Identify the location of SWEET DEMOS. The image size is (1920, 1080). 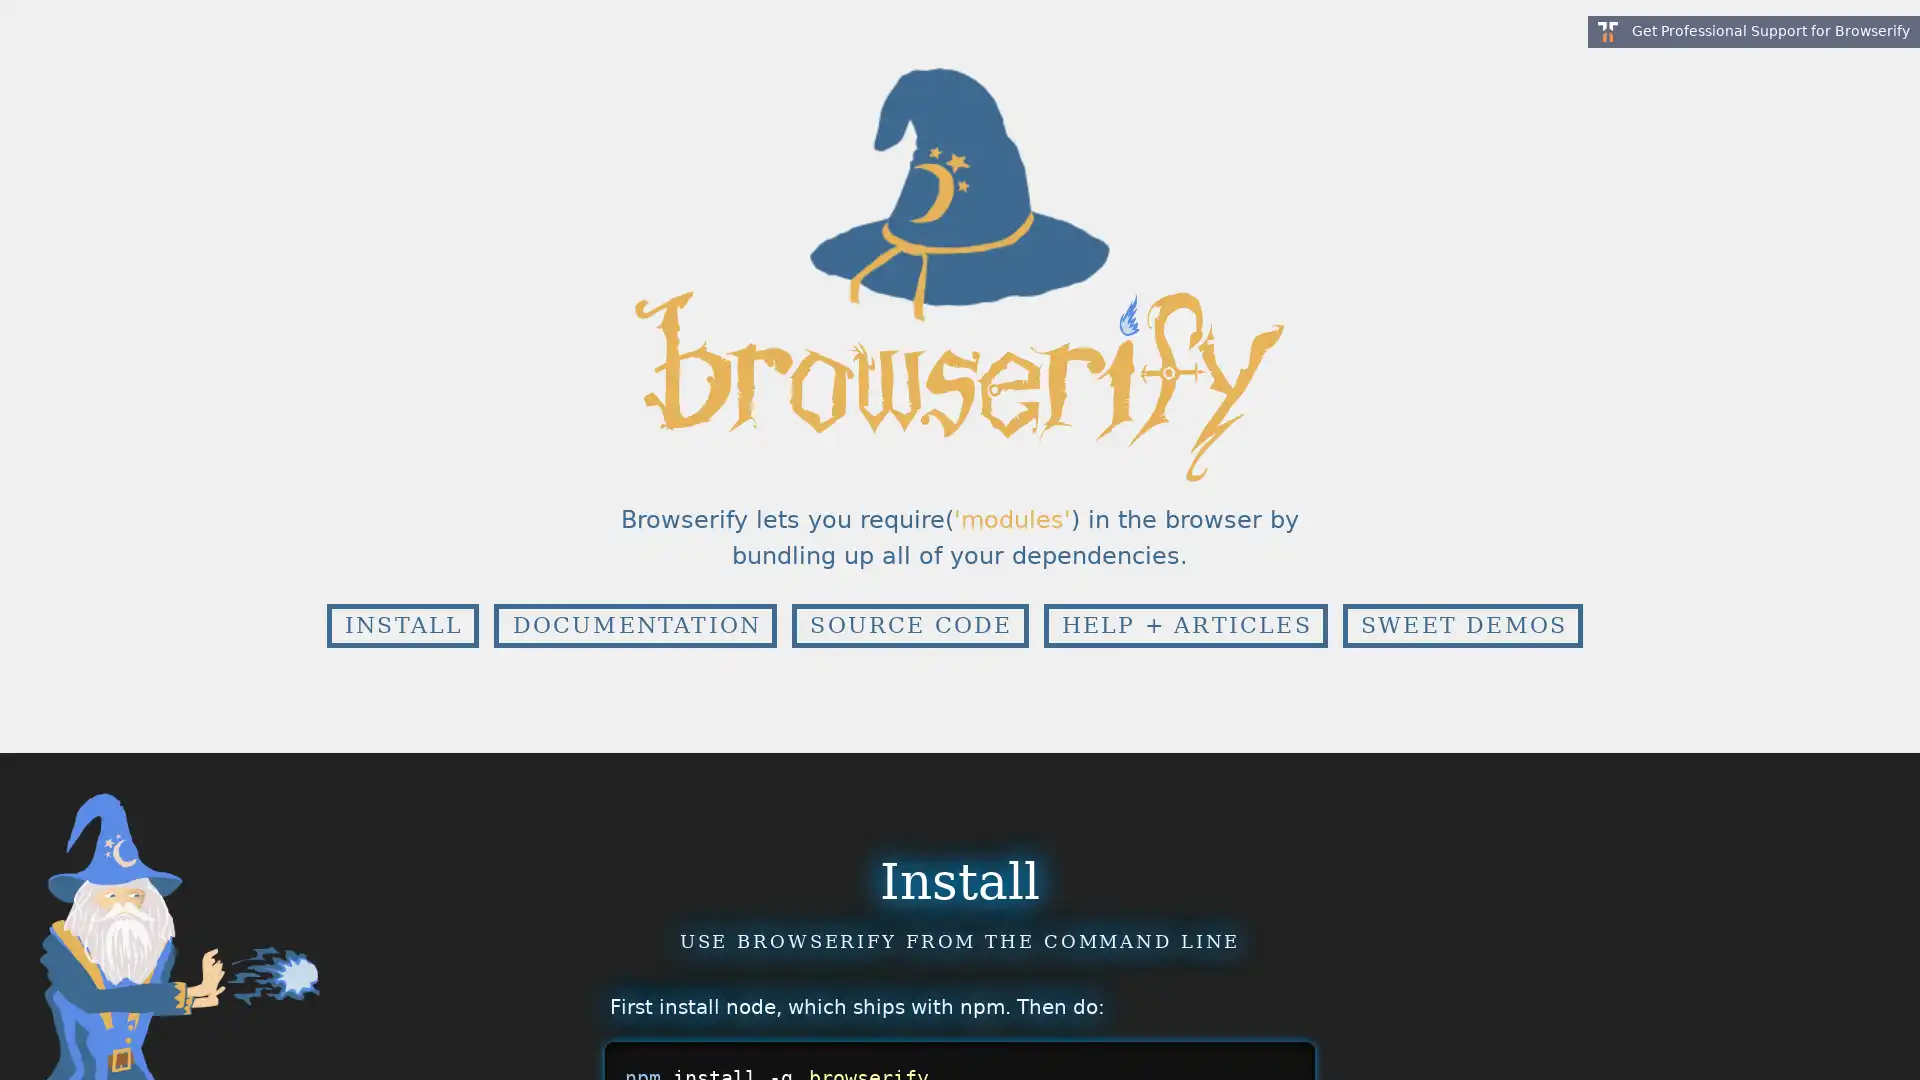
(1462, 624).